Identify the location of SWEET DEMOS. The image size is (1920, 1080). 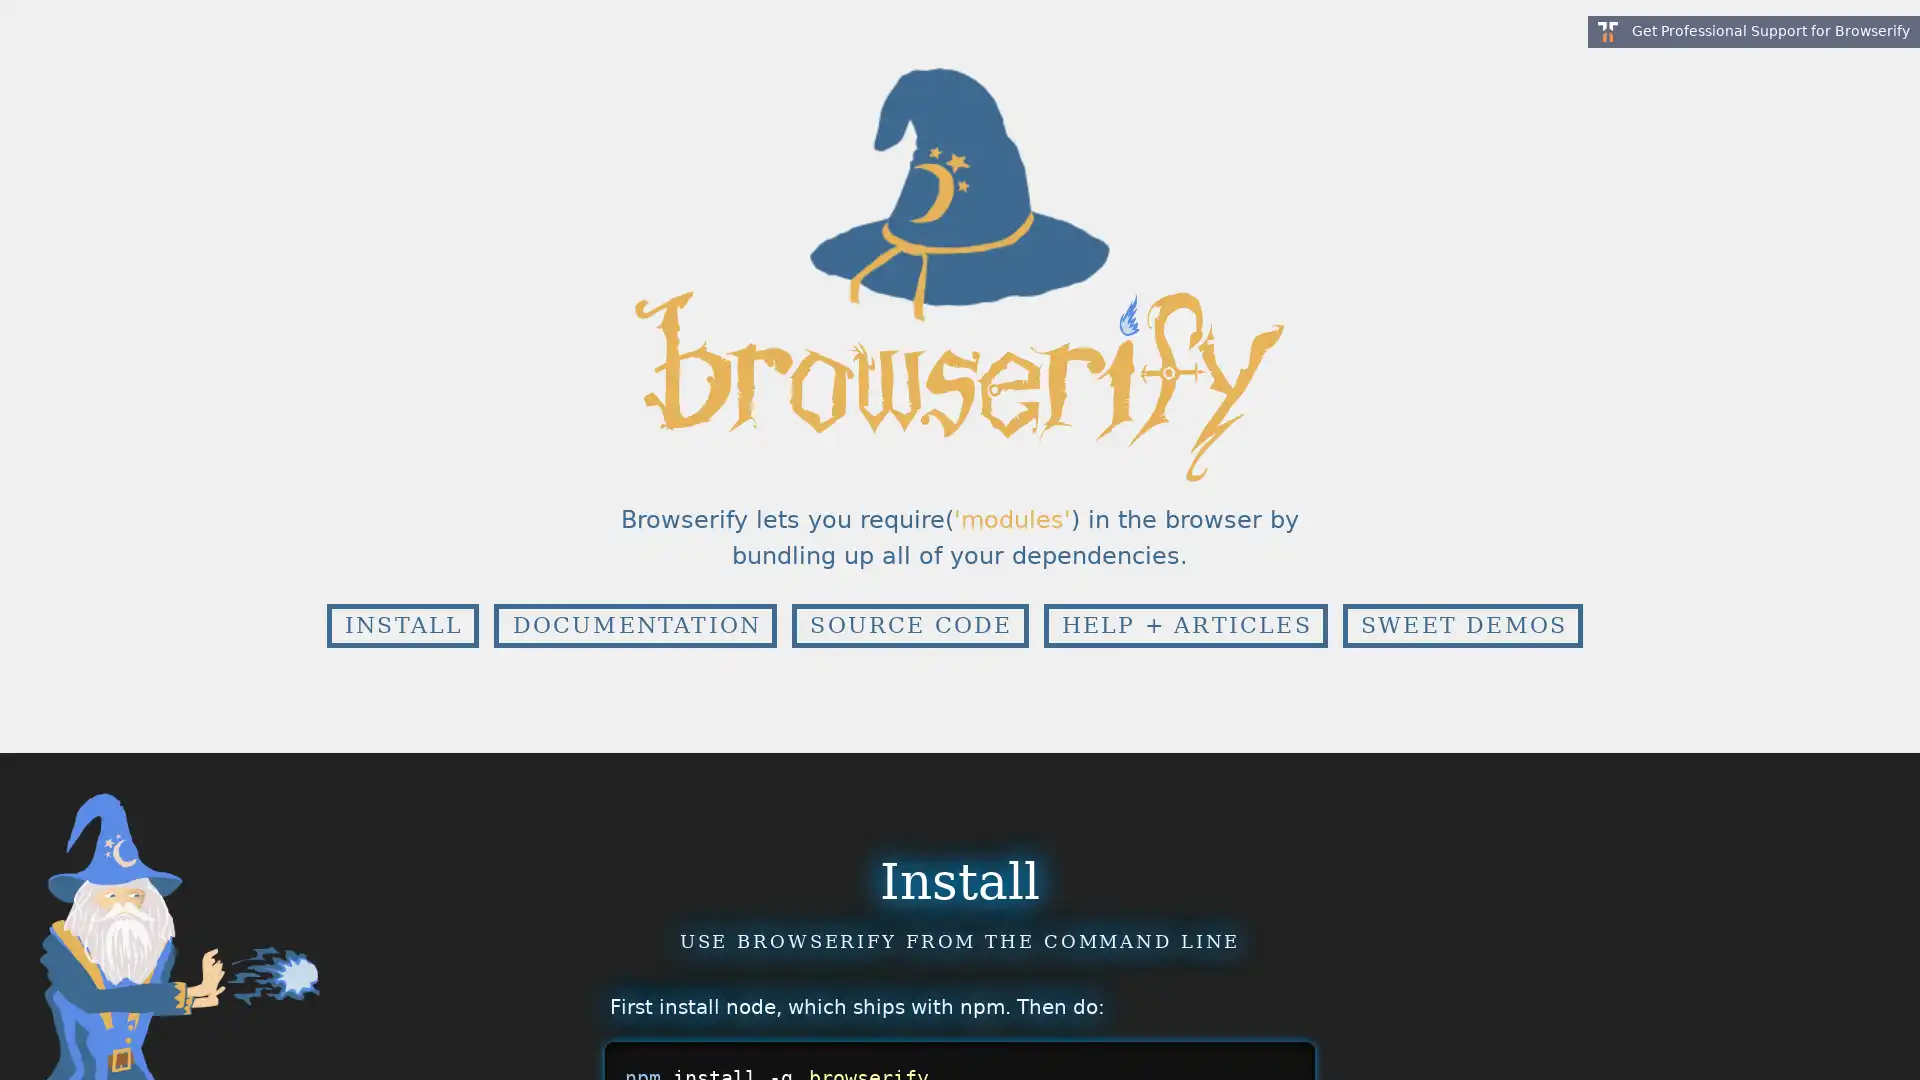
(1462, 624).